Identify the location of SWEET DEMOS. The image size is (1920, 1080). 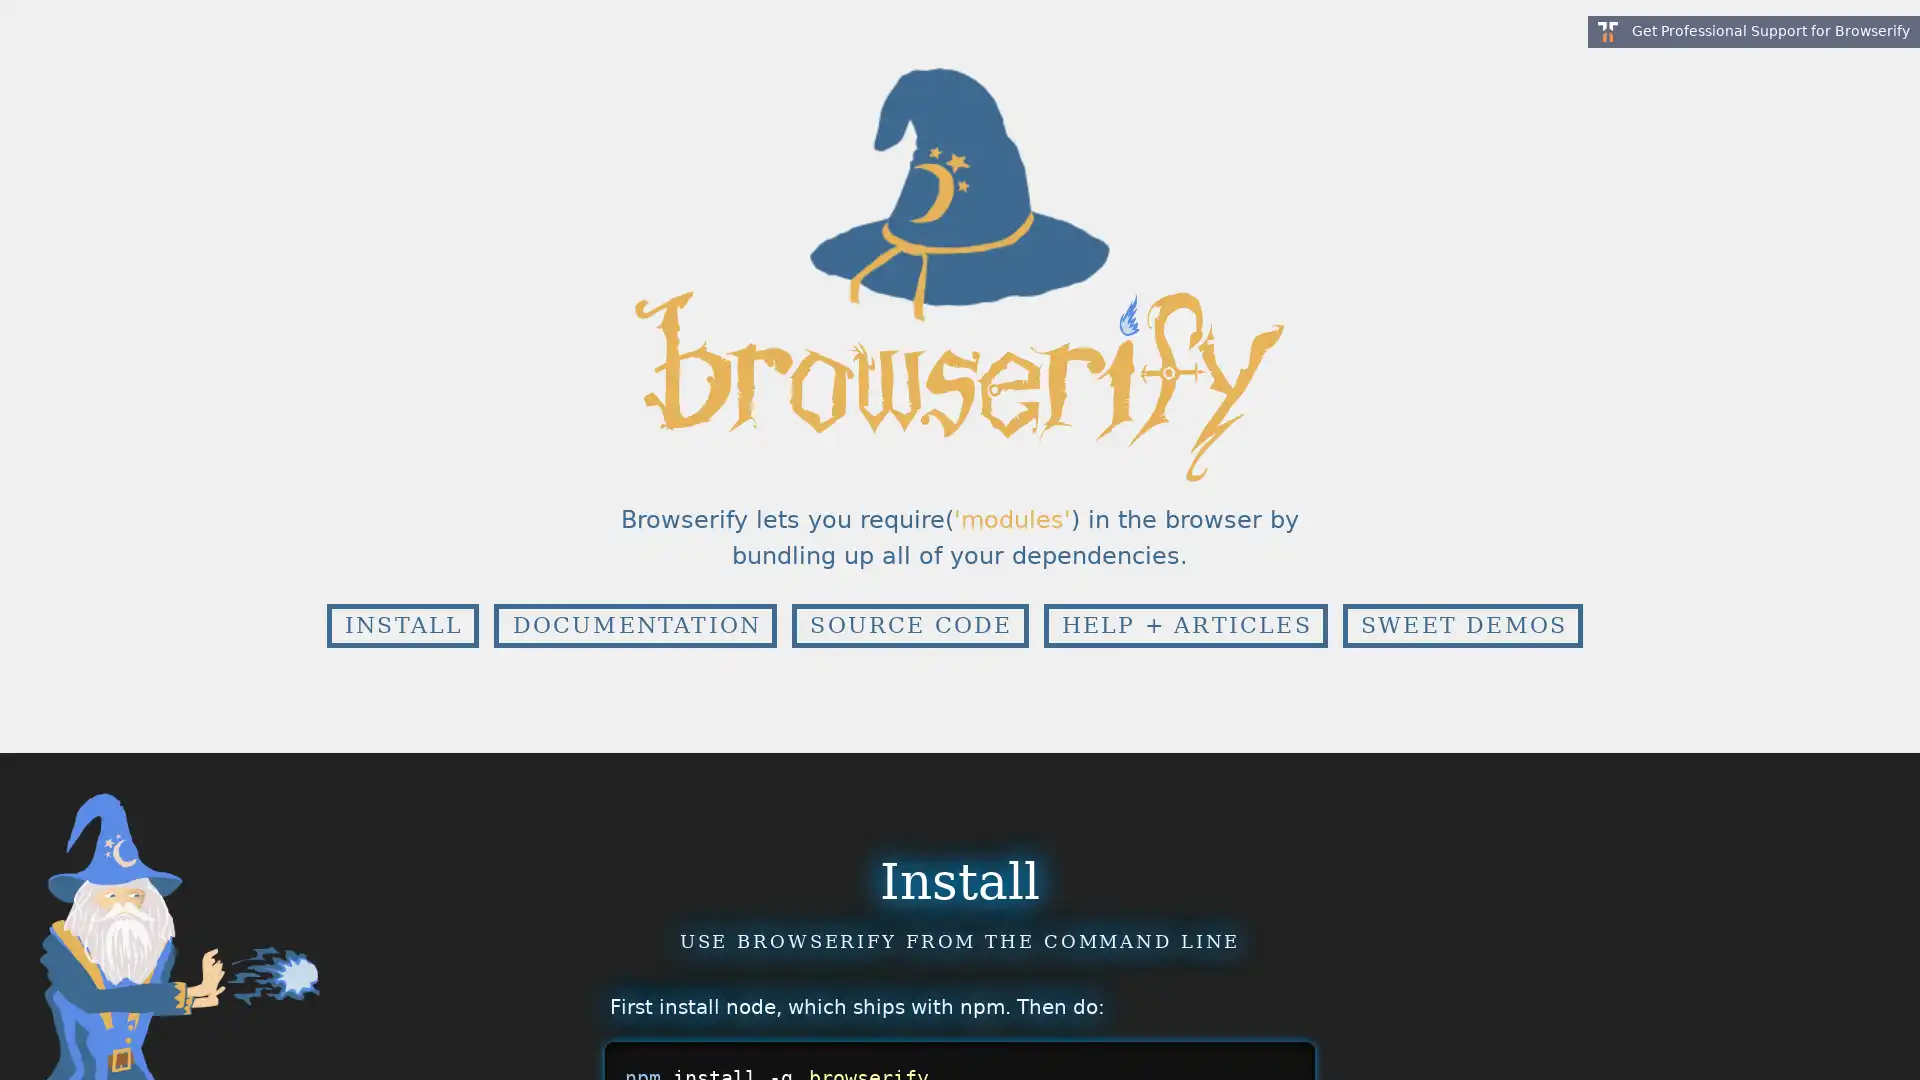
(1462, 624).